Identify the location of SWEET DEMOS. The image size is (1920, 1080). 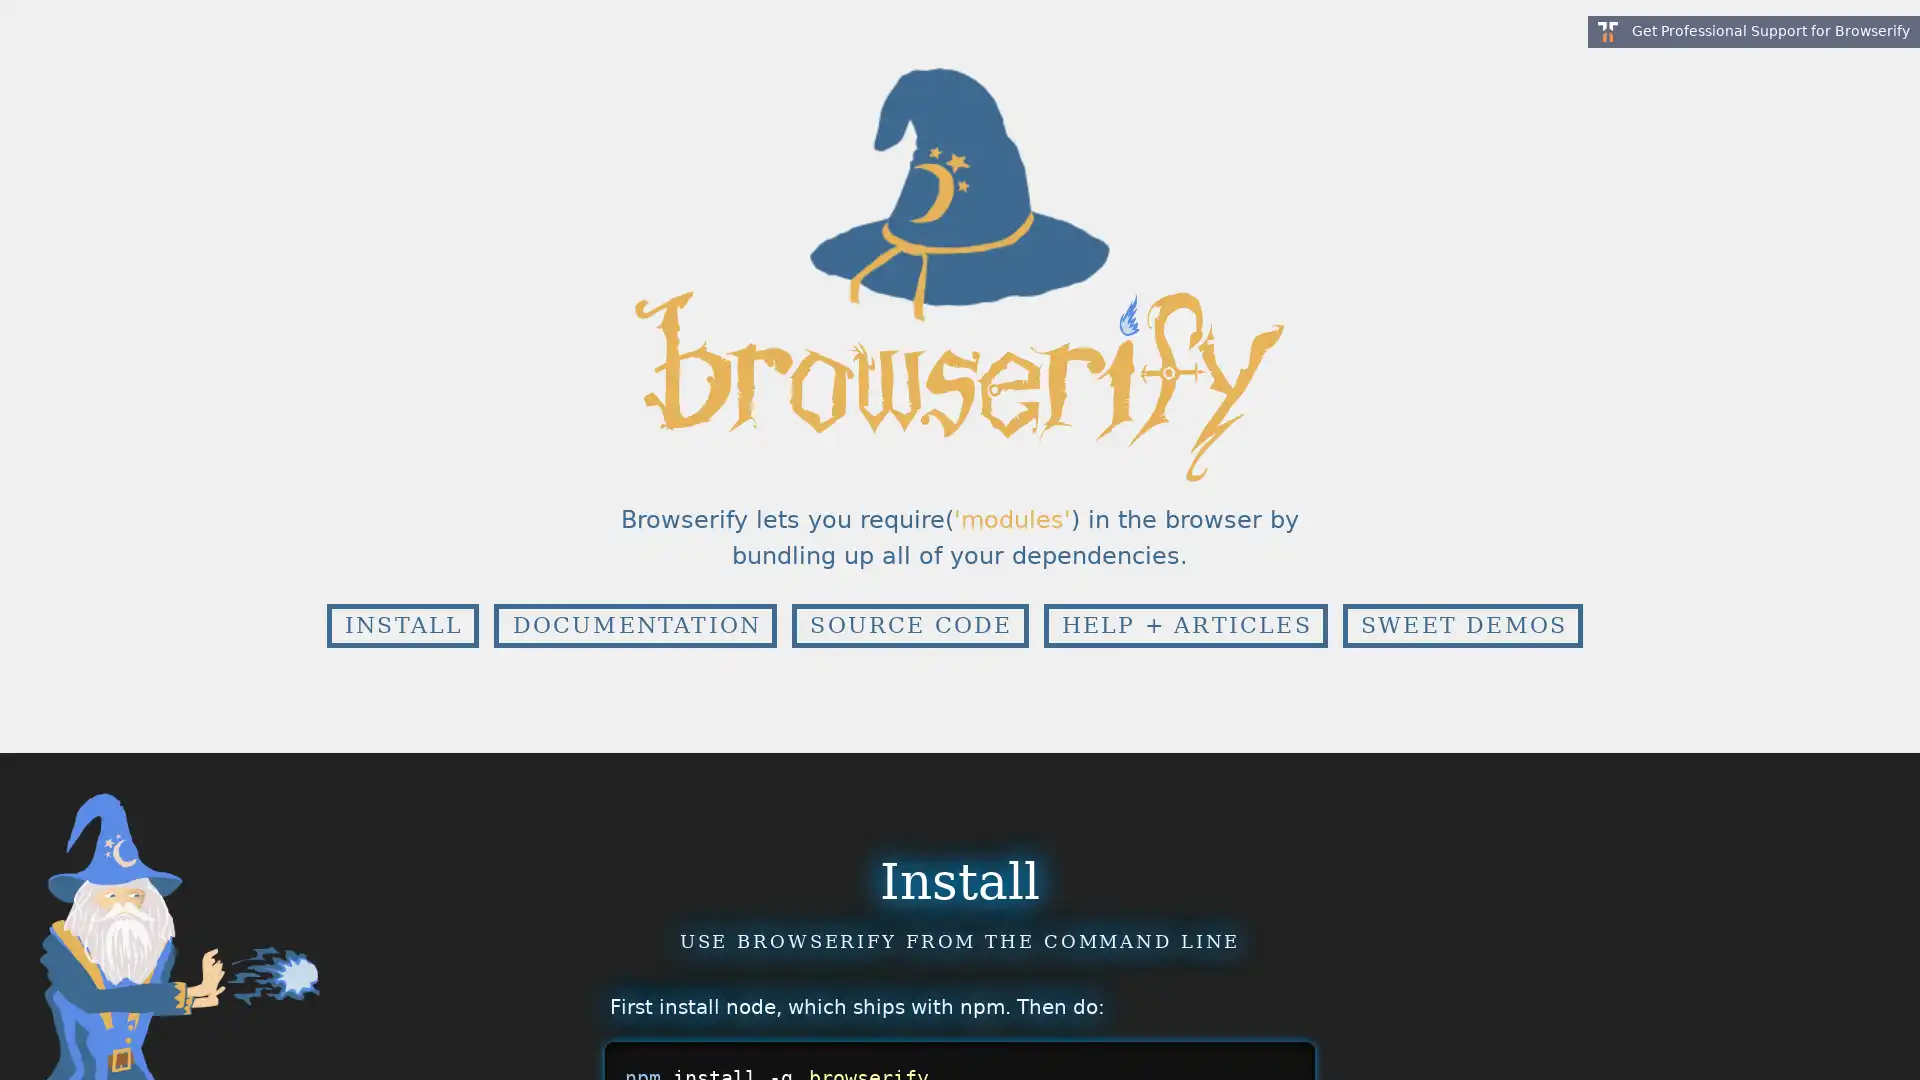
(1462, 624).